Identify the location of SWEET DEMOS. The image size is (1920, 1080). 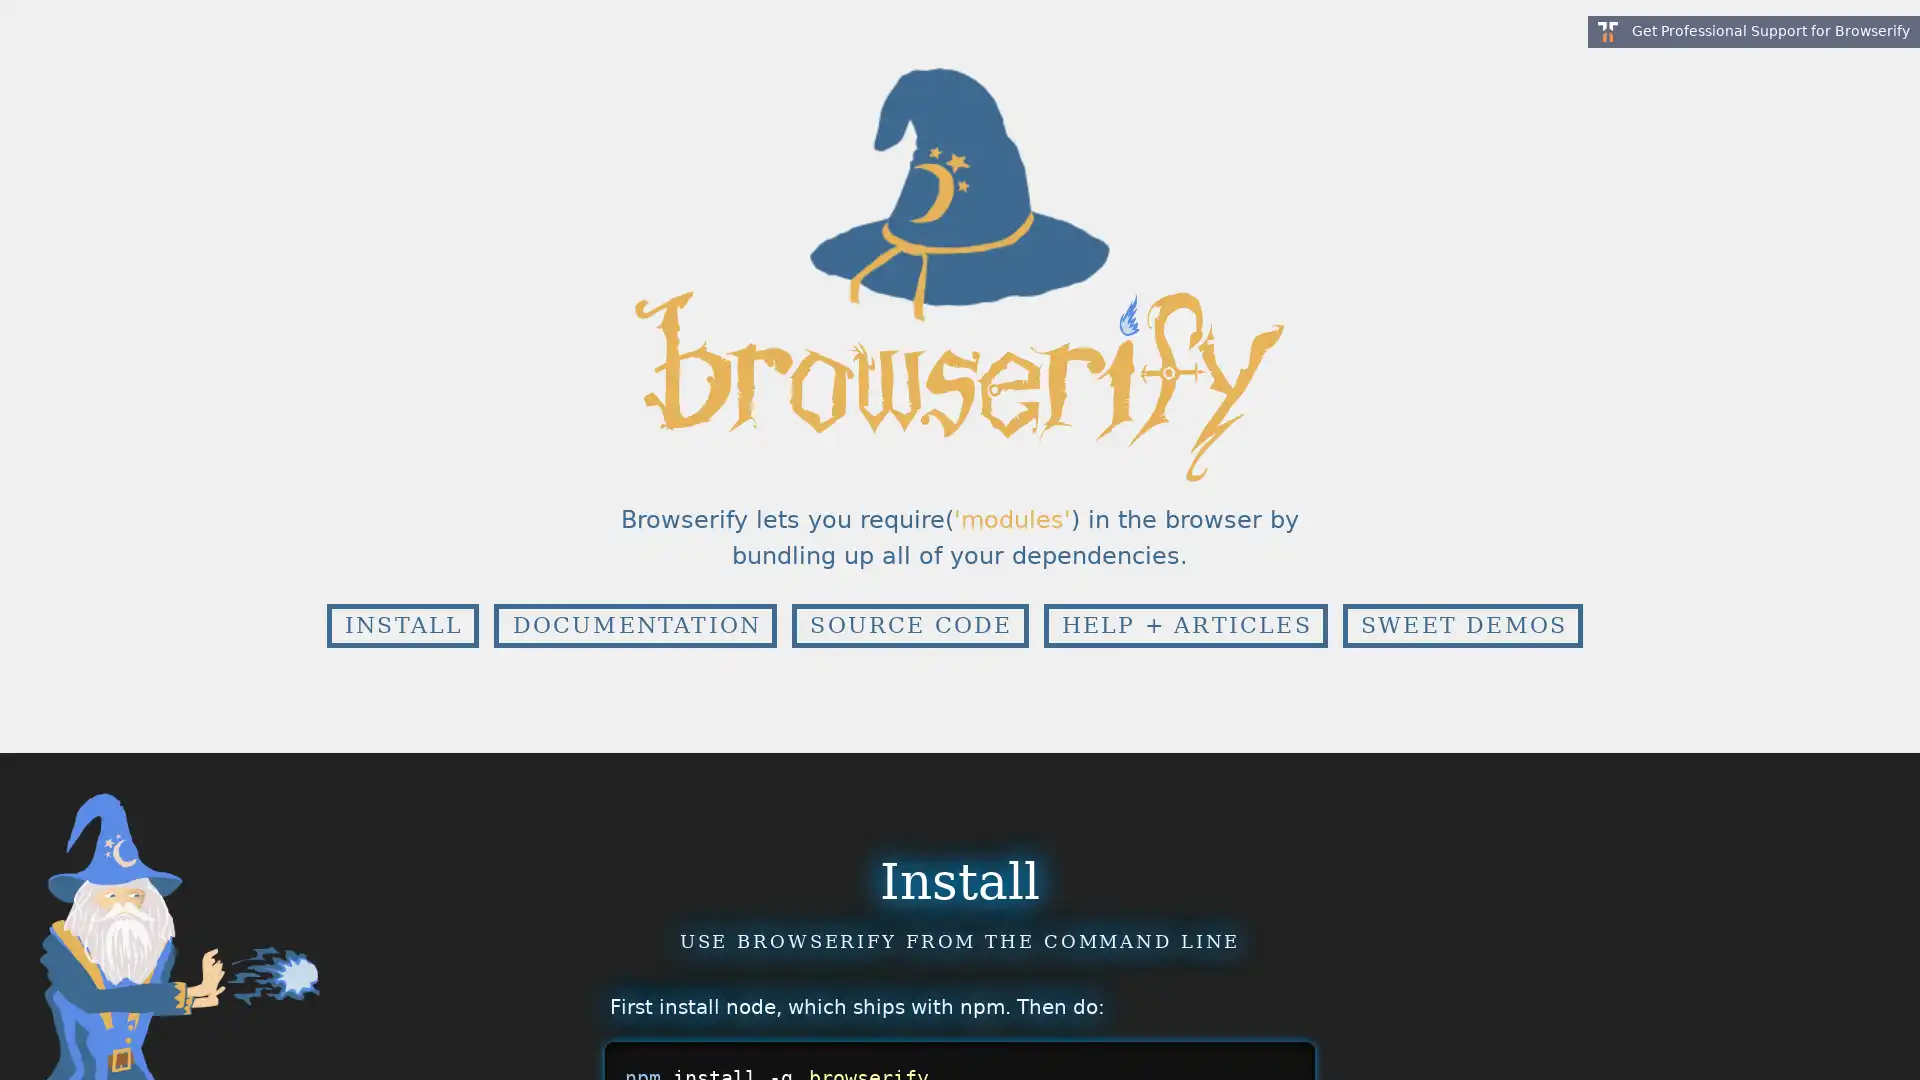
(1462, 624).